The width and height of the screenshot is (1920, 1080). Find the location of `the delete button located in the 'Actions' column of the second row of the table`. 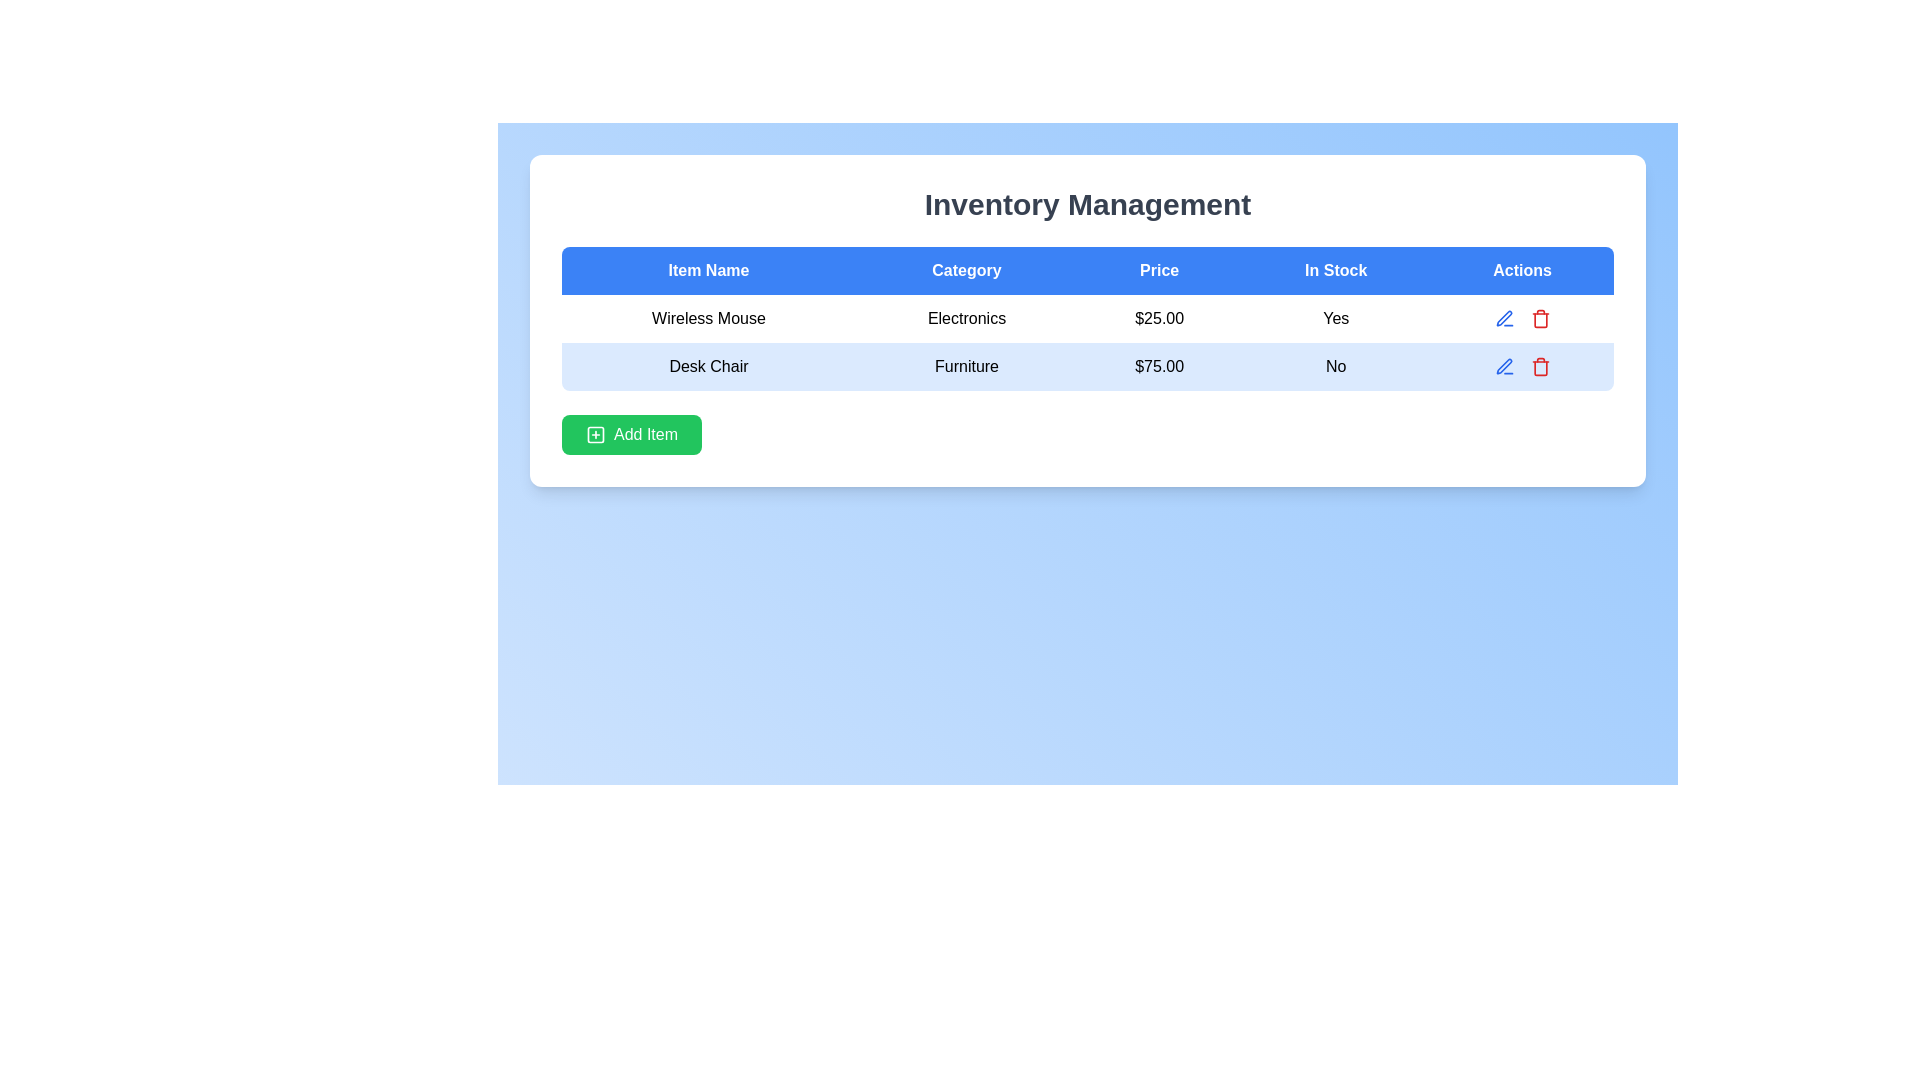

the delete button located in the 'Actions' column of the second row of the table is located at coordinates (1539, 366).